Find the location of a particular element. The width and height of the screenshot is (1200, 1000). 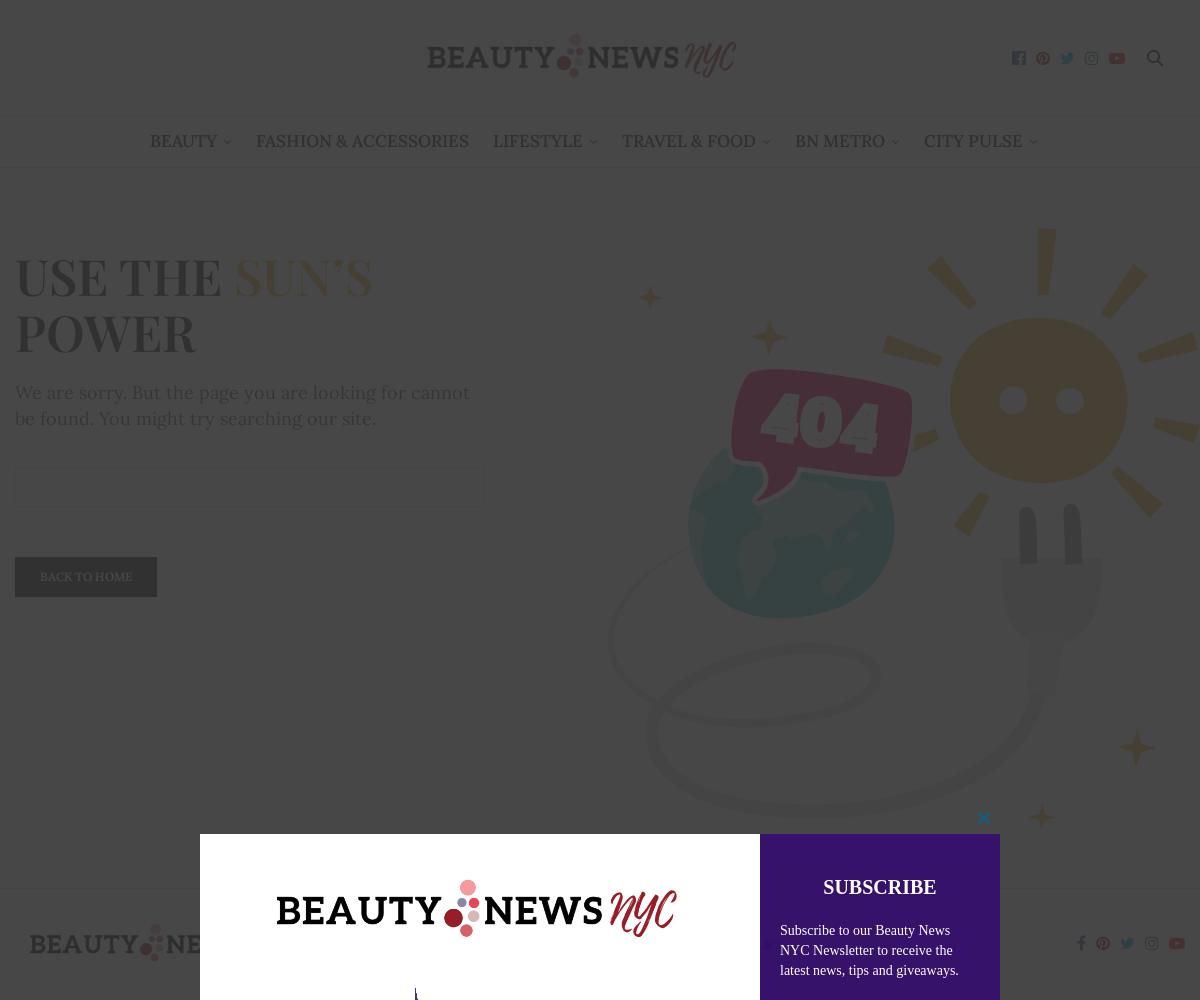

'About Us' is located at coordinates (446, 942).